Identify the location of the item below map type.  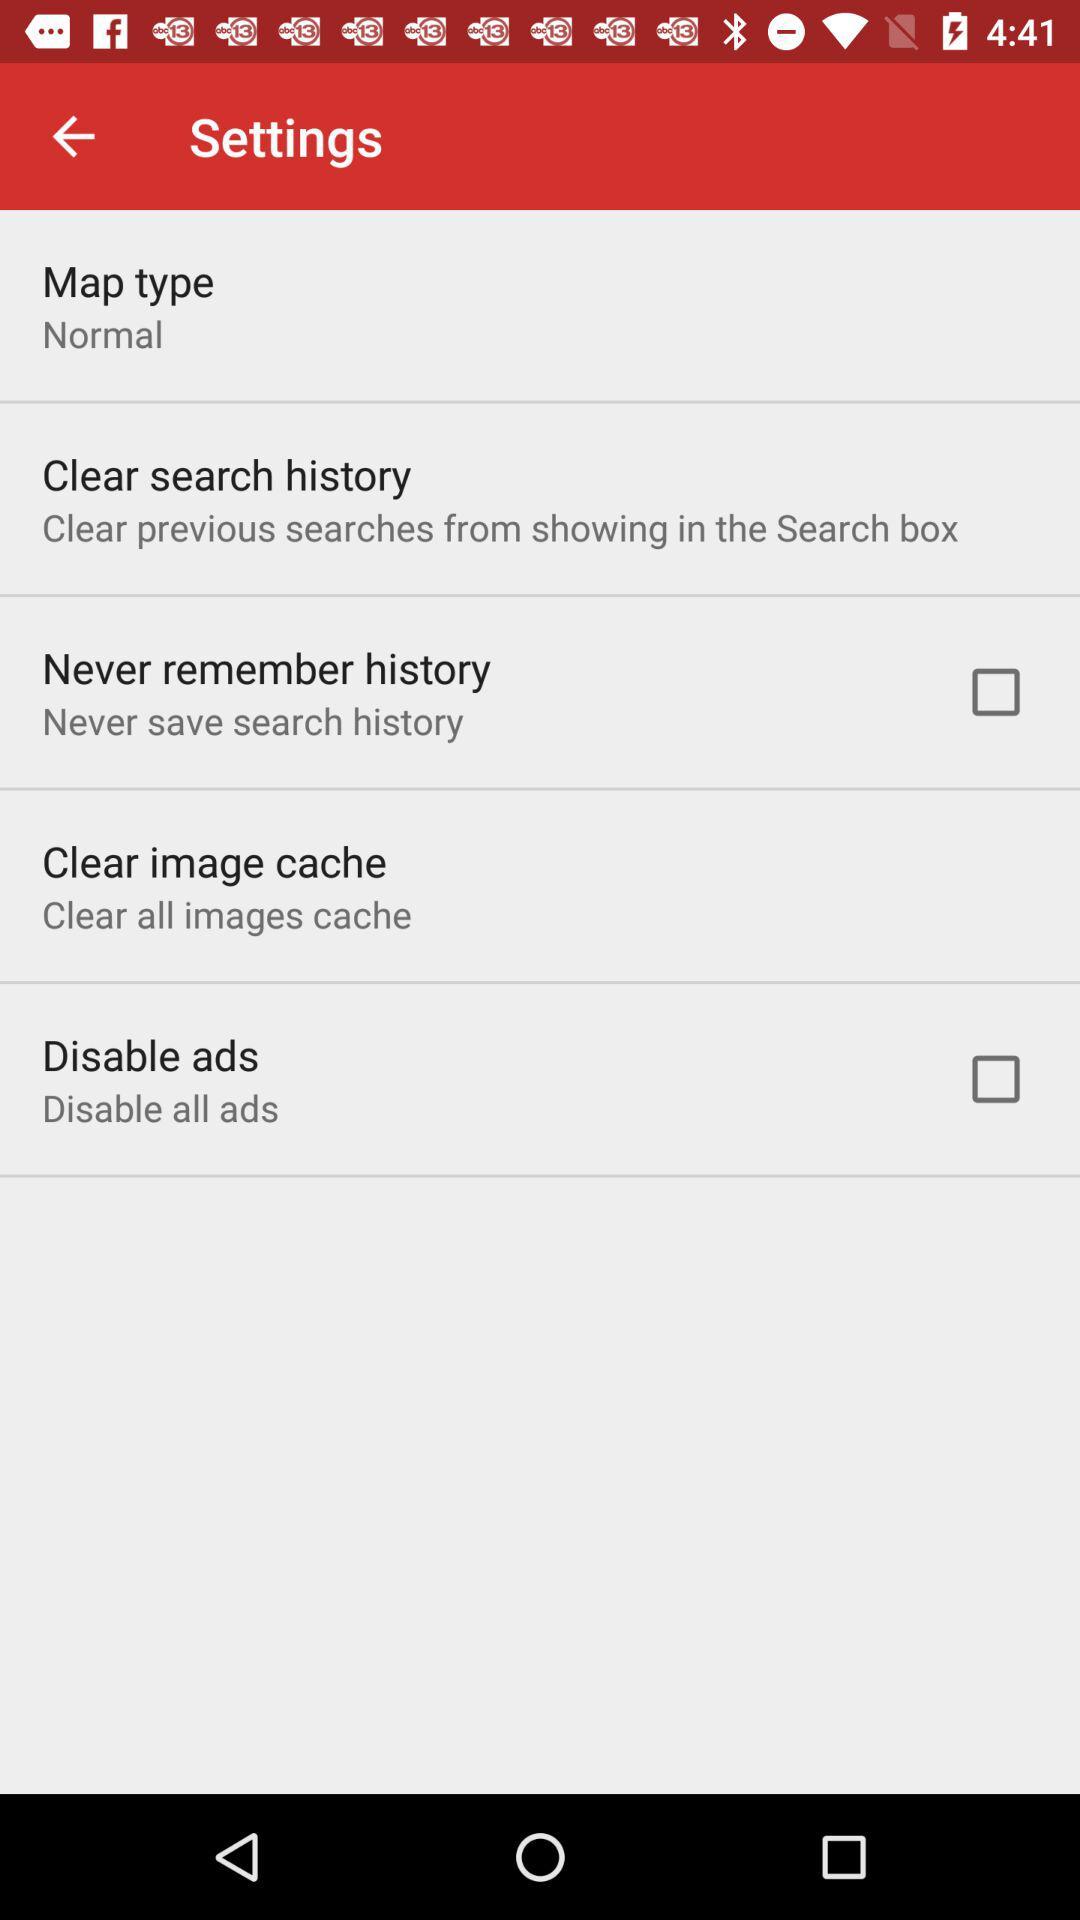
(102, 333).